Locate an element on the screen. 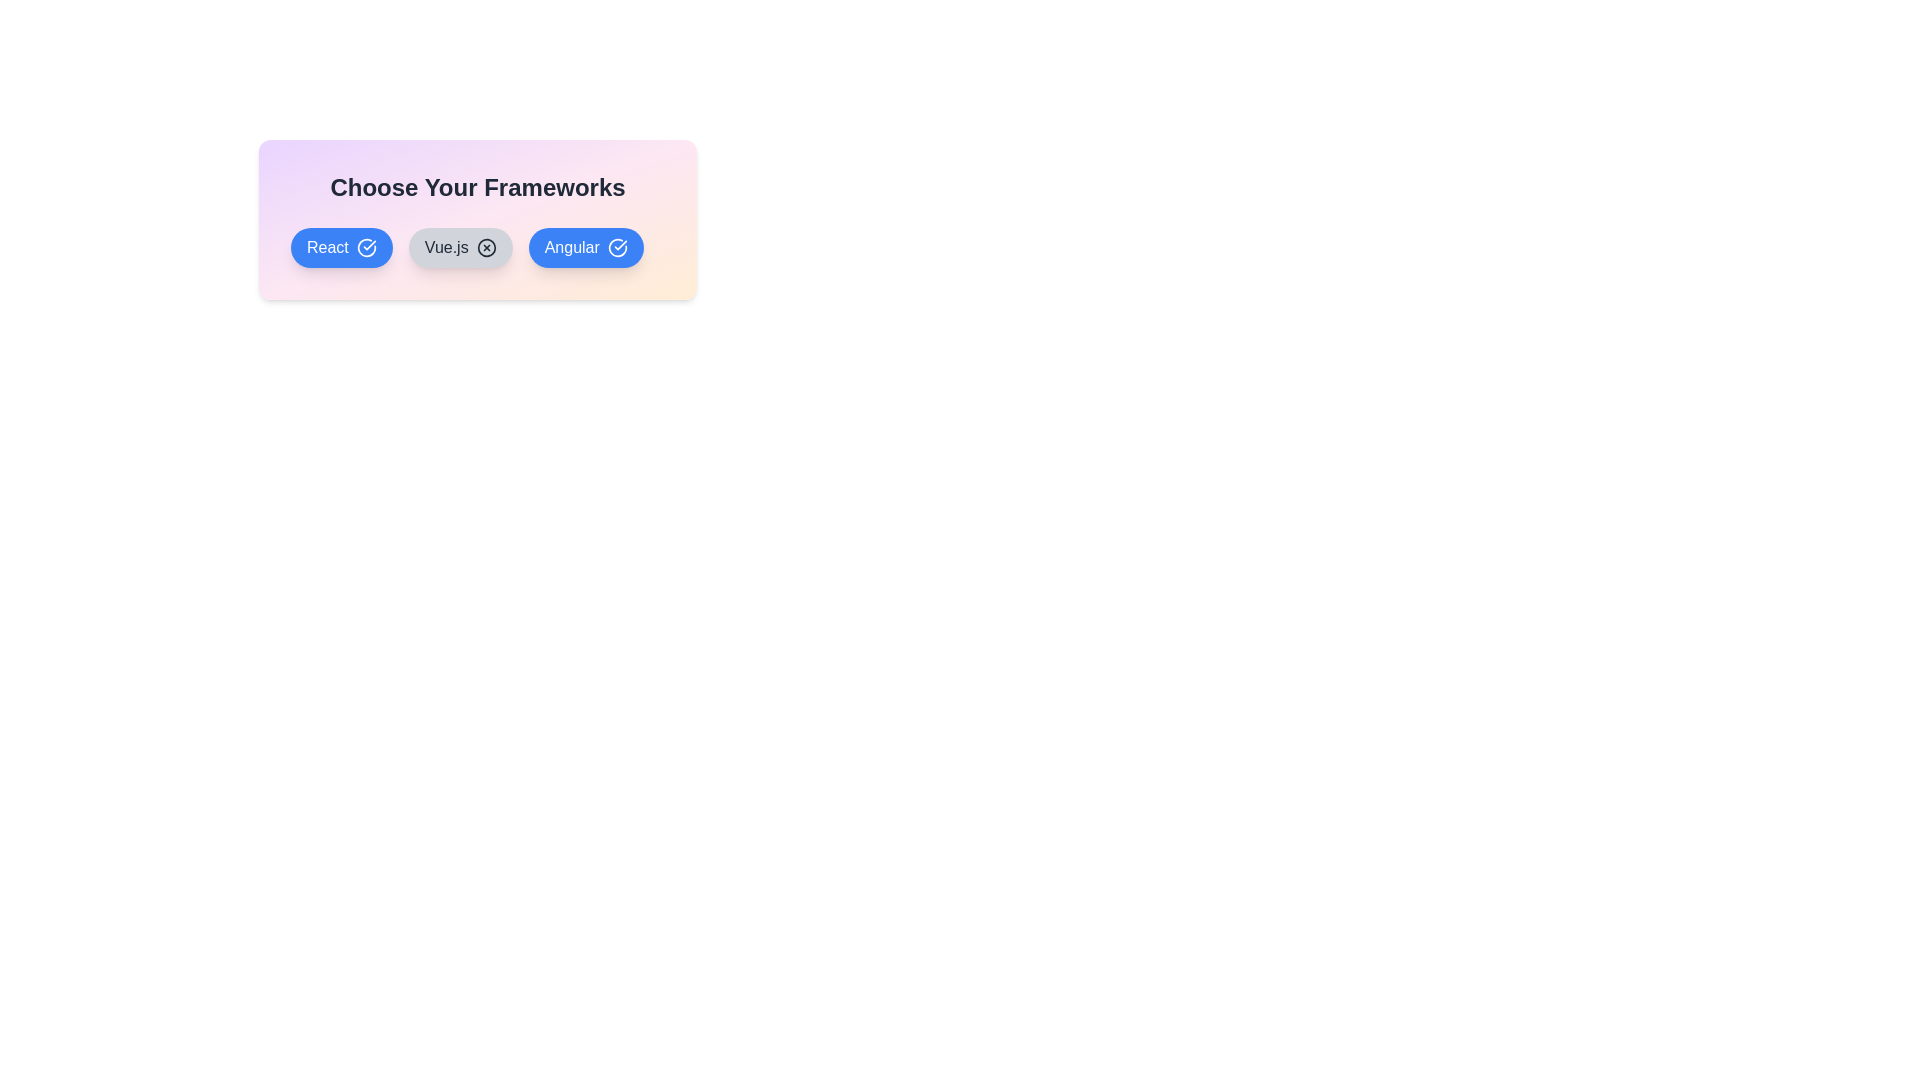 The image size is (1920, 1080). the text label of the chip labeled Vue.js is located at coordinates (459, 246).